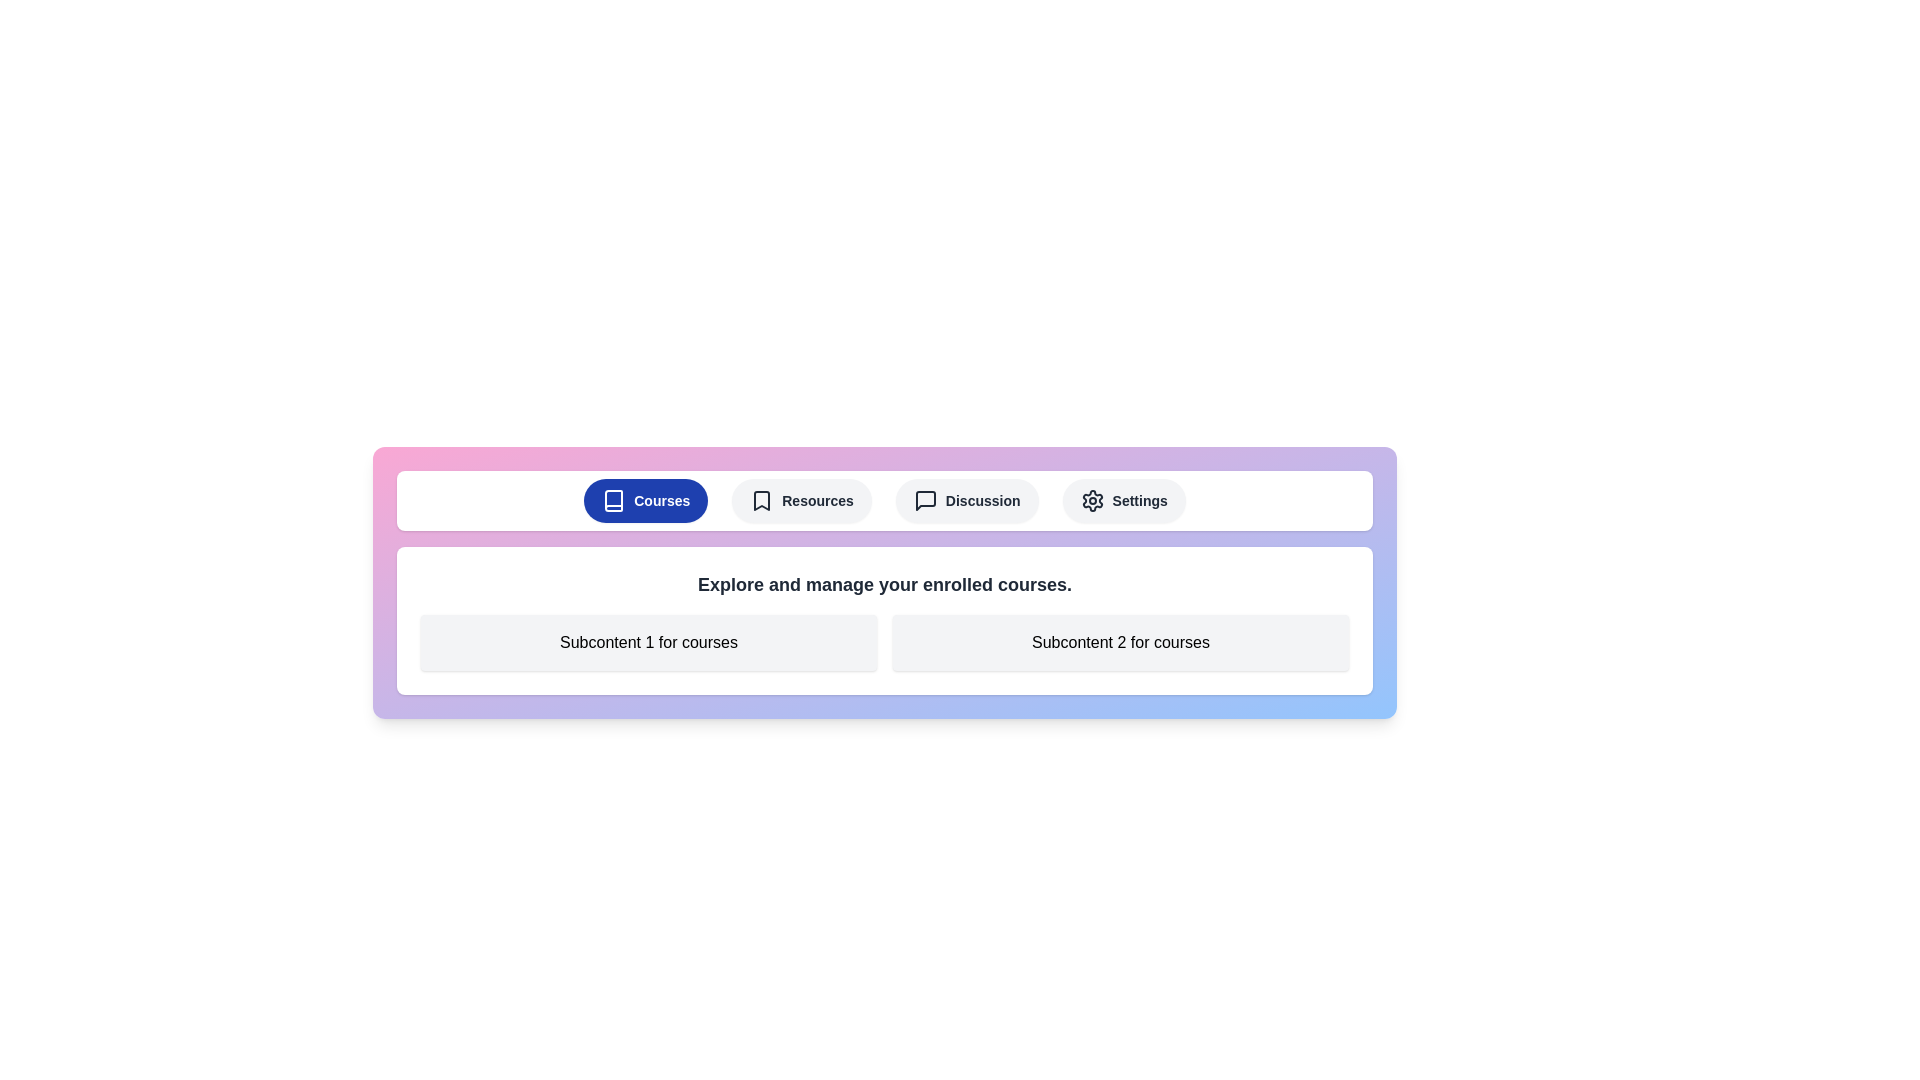 The width and height of the screenshot is (1920, 1080). Describe the element at coordinates (613, 500) in the screenshot. I see `the book icon SVG element located within the 'Courses' button in the top-left section of the interface` at that location.